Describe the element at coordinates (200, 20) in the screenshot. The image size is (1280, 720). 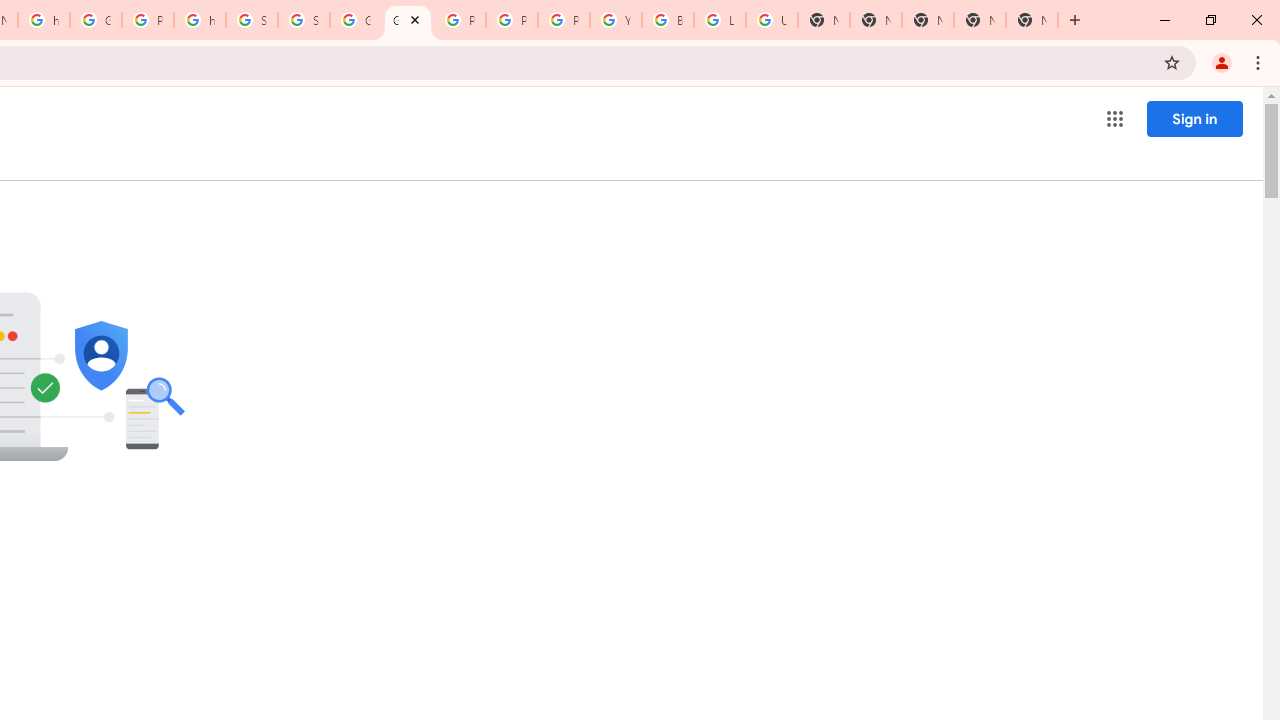
I see `'https://scholar.google.com/'` at that location.